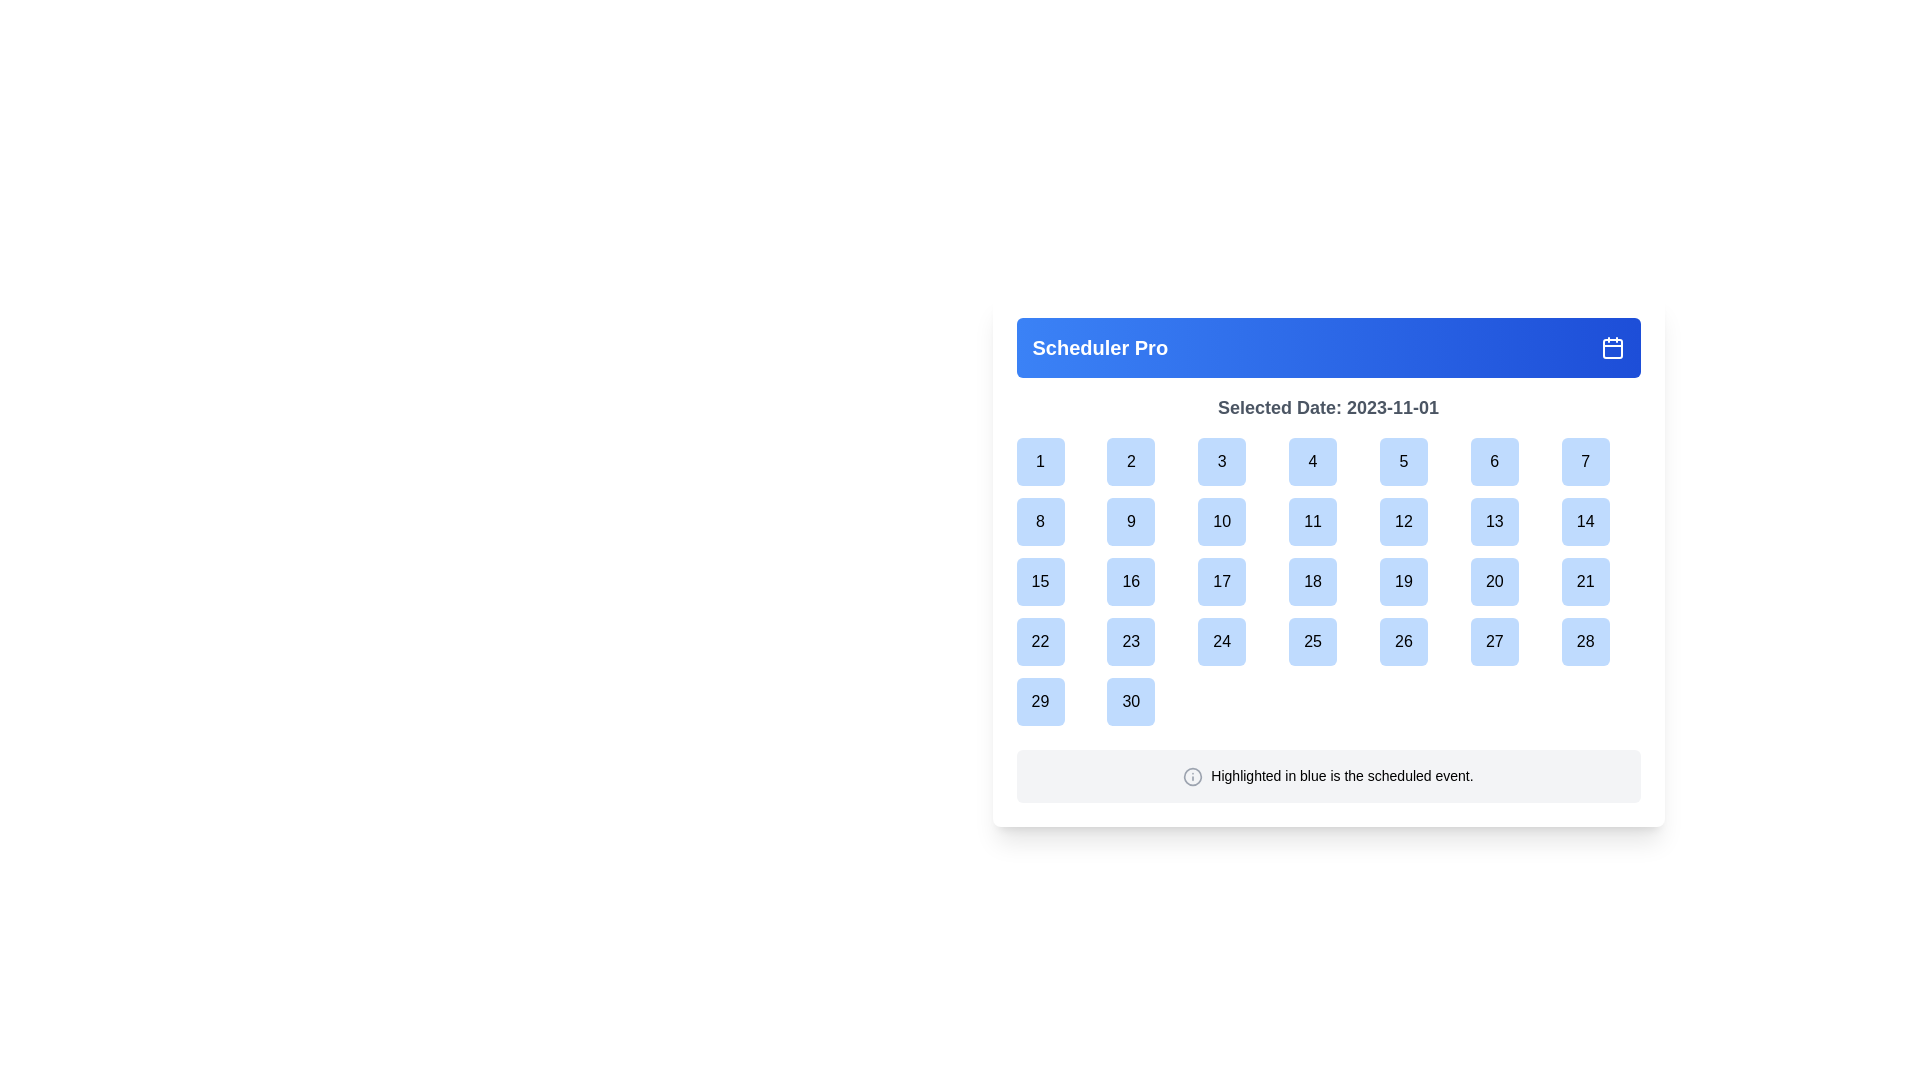 Image resolution: width=1920 pixels, height=1080 pixels. What do you see at coordinates (1584, 641) in the screenshot?
I see `the square button with a rounded border, light blue background, and the text '28' centered in black` at bounding box center [1584, 641].